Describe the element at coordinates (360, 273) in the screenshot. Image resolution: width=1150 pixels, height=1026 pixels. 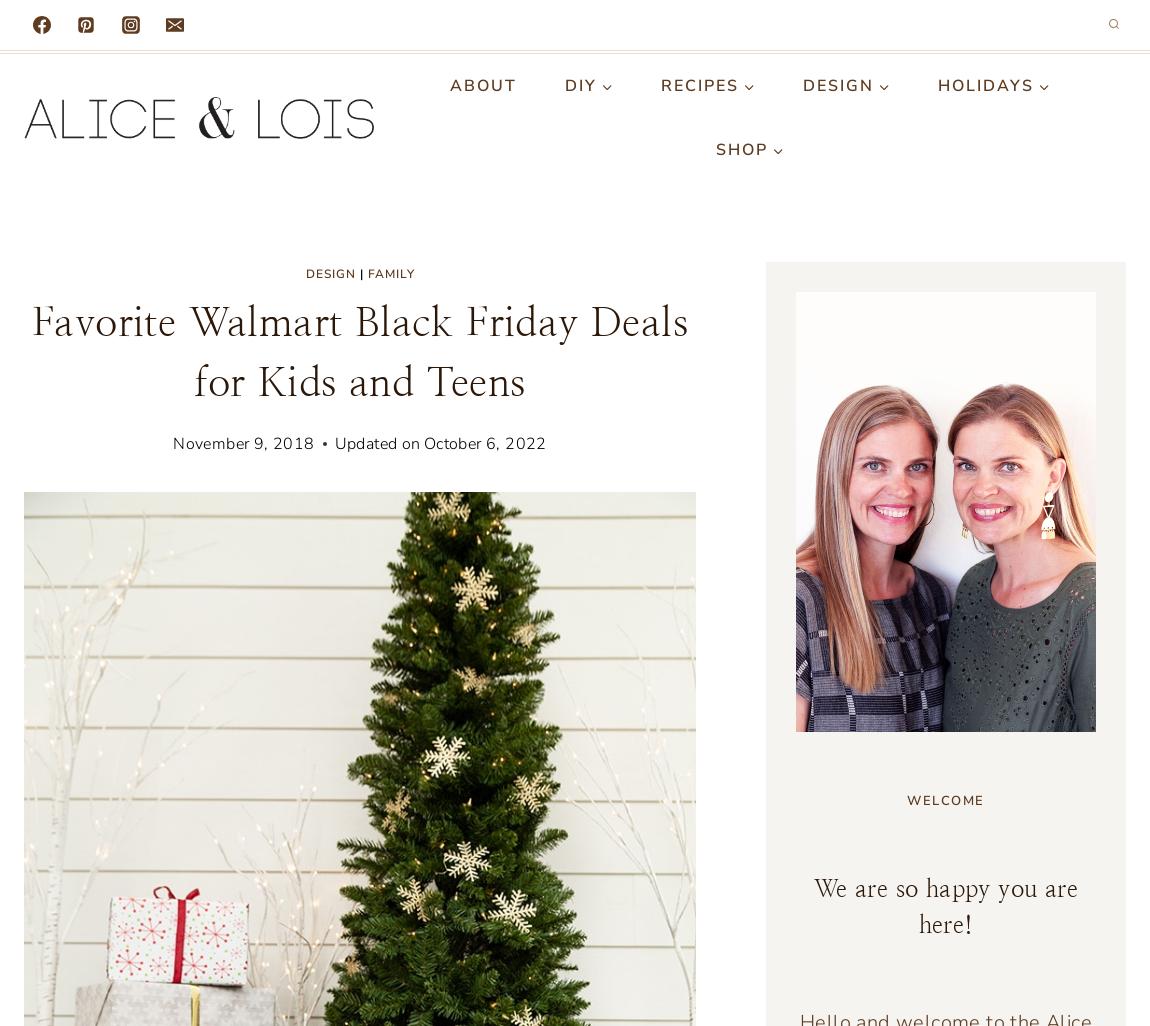
I see `'|'` at that location.